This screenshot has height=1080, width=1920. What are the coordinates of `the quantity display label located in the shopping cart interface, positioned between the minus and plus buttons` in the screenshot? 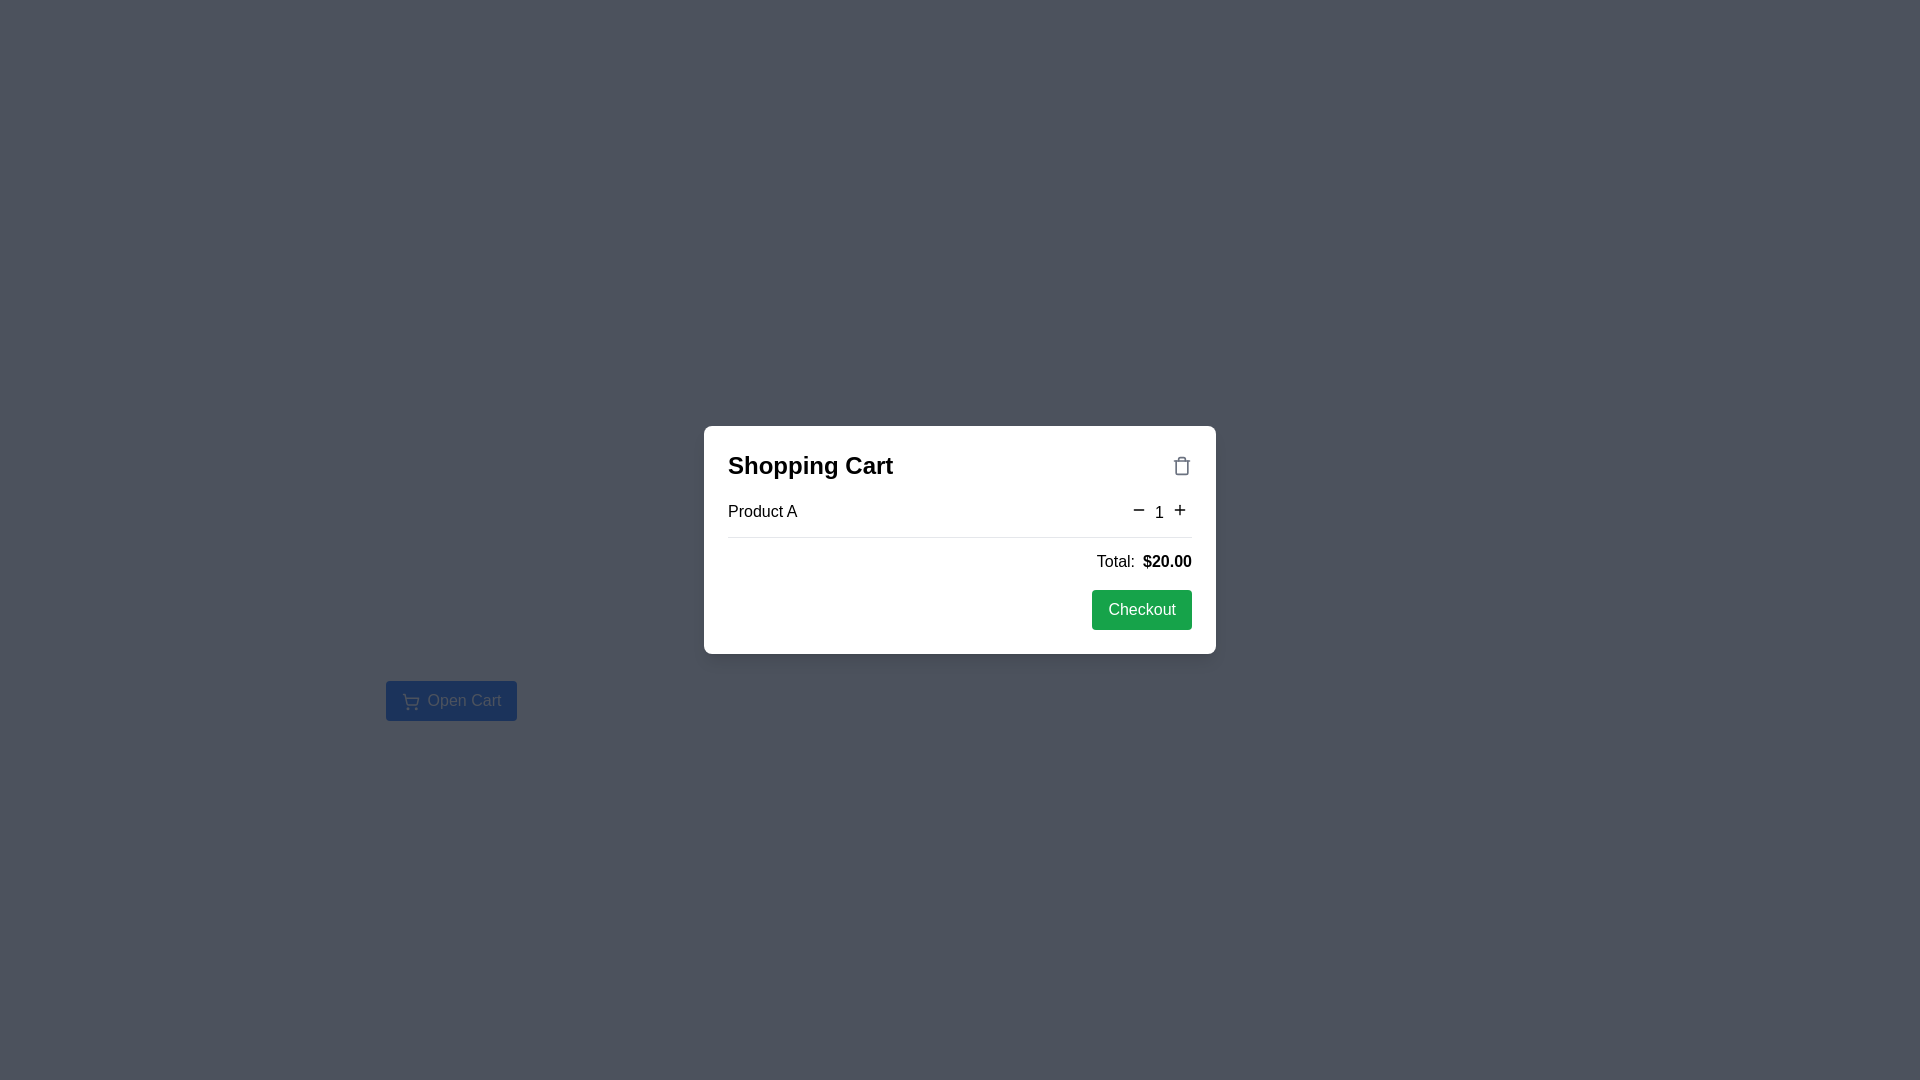 It's located at (1159, 511).